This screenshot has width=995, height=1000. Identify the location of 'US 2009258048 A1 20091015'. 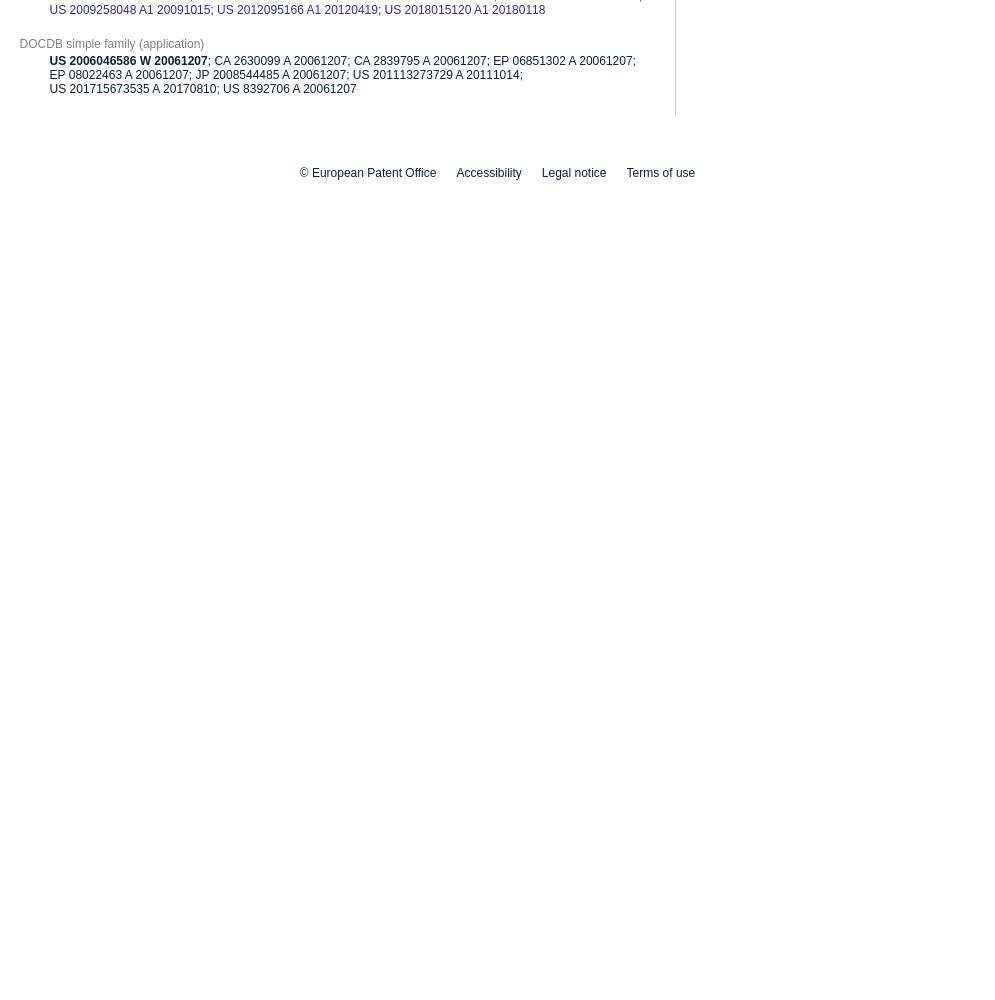
(128, 9).